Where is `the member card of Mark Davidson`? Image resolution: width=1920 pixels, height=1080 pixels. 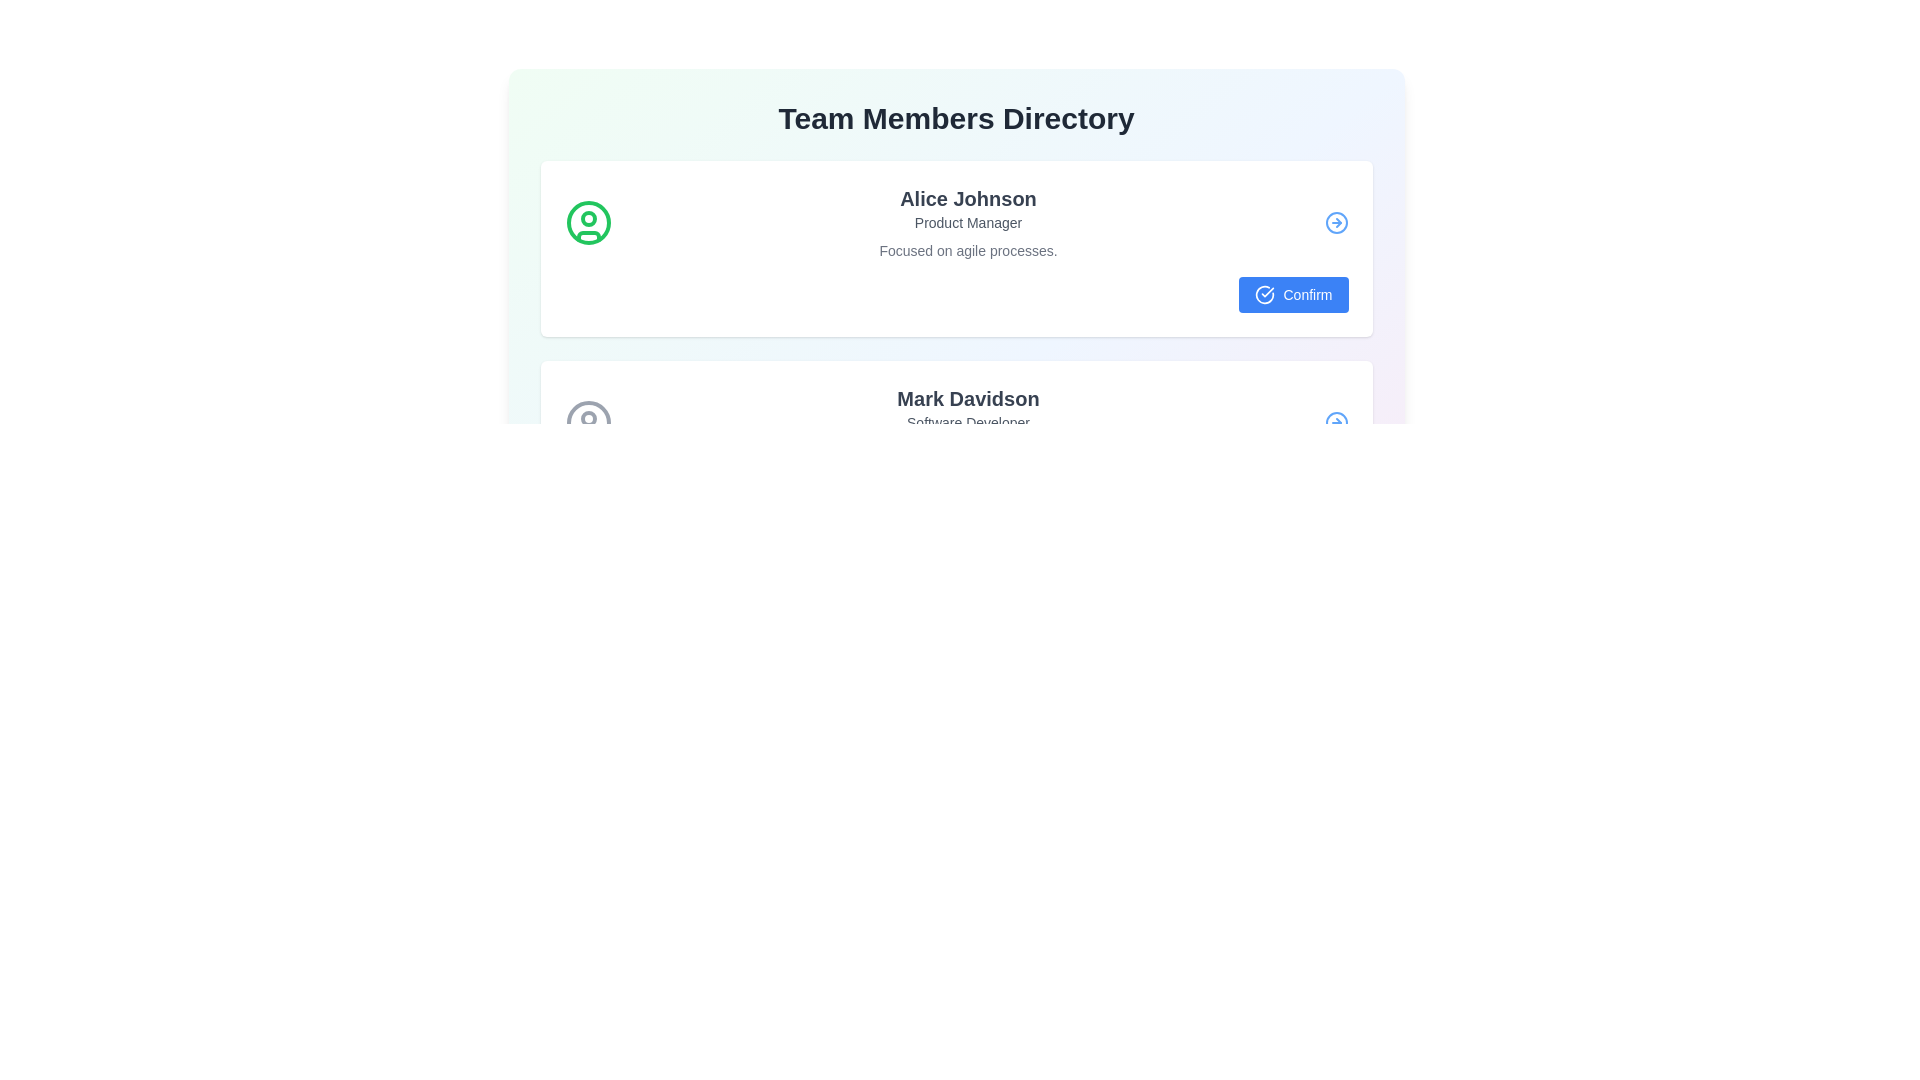 the member card of Mark Davidson is located at coordinates (955, 447).